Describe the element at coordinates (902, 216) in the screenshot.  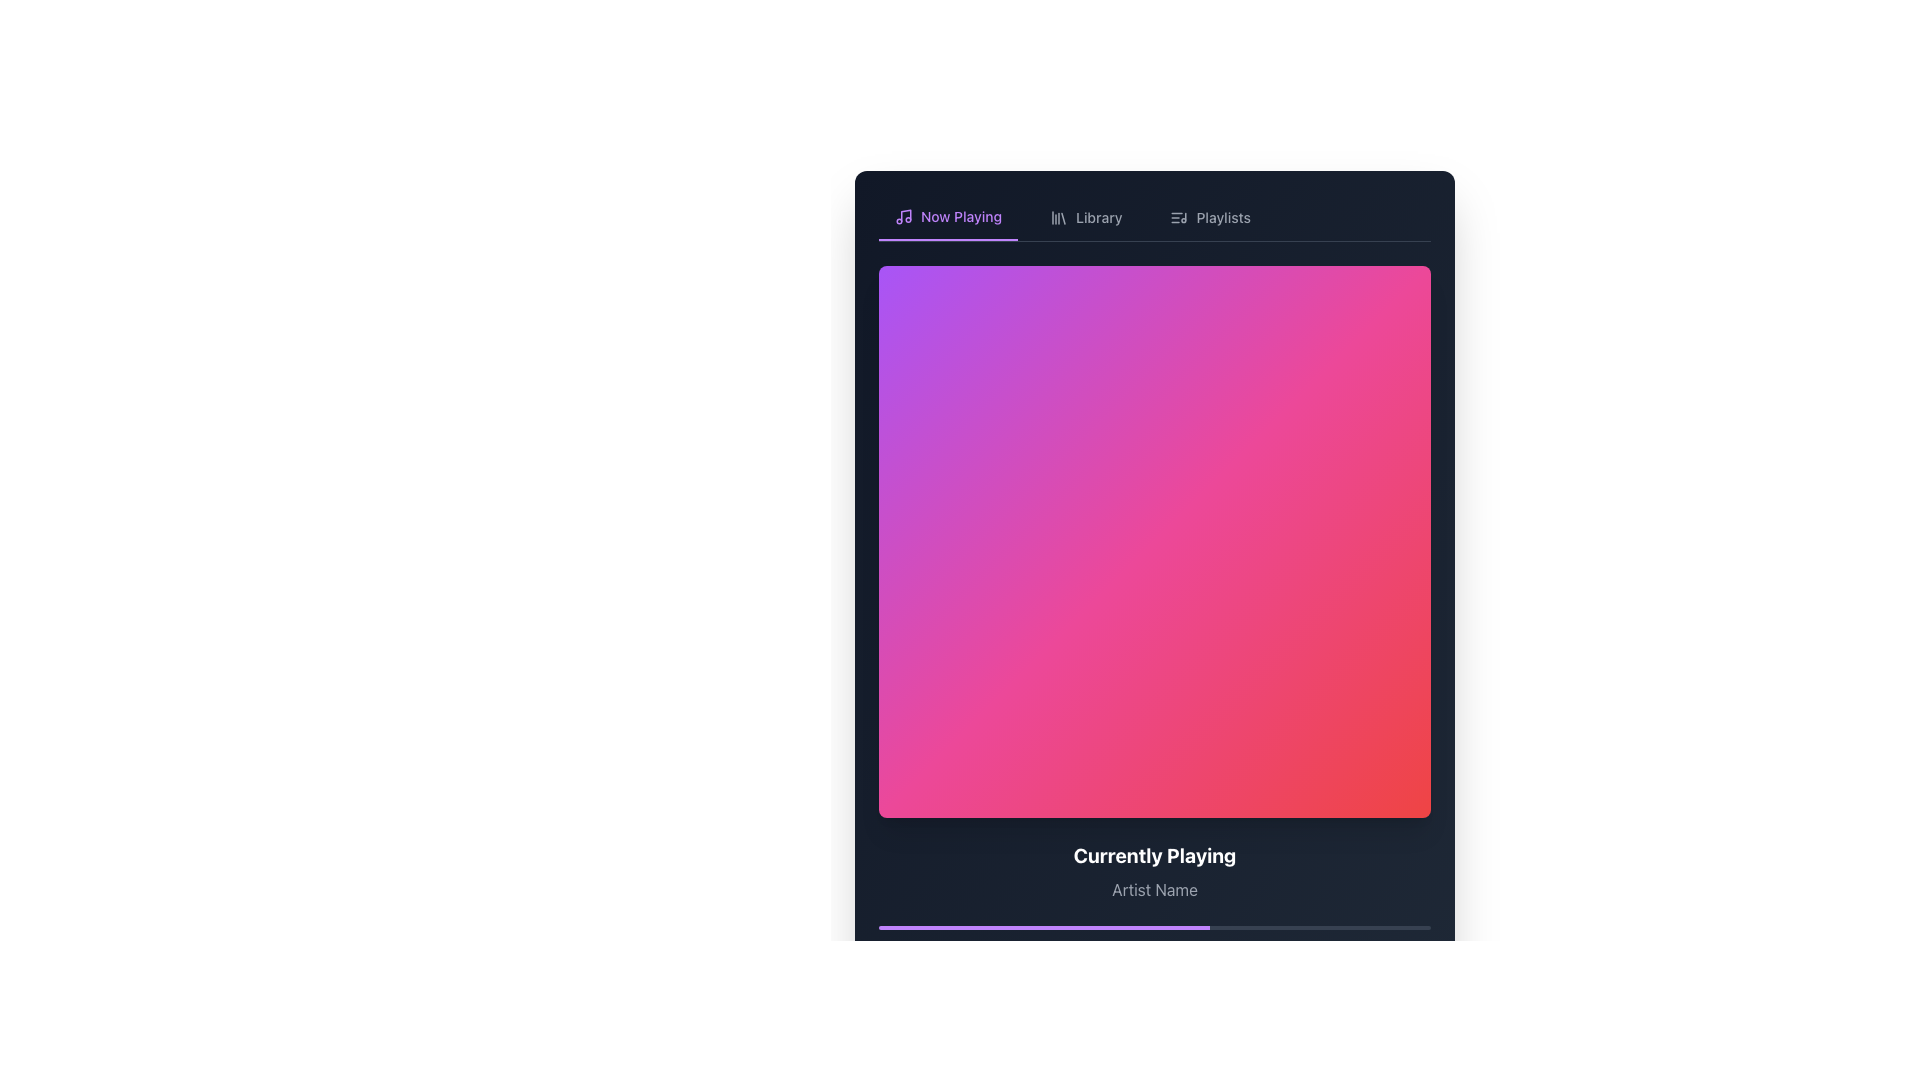
I see `the purple music note icon located to the left of the 'Now Playing' text in the top bar` at that location.